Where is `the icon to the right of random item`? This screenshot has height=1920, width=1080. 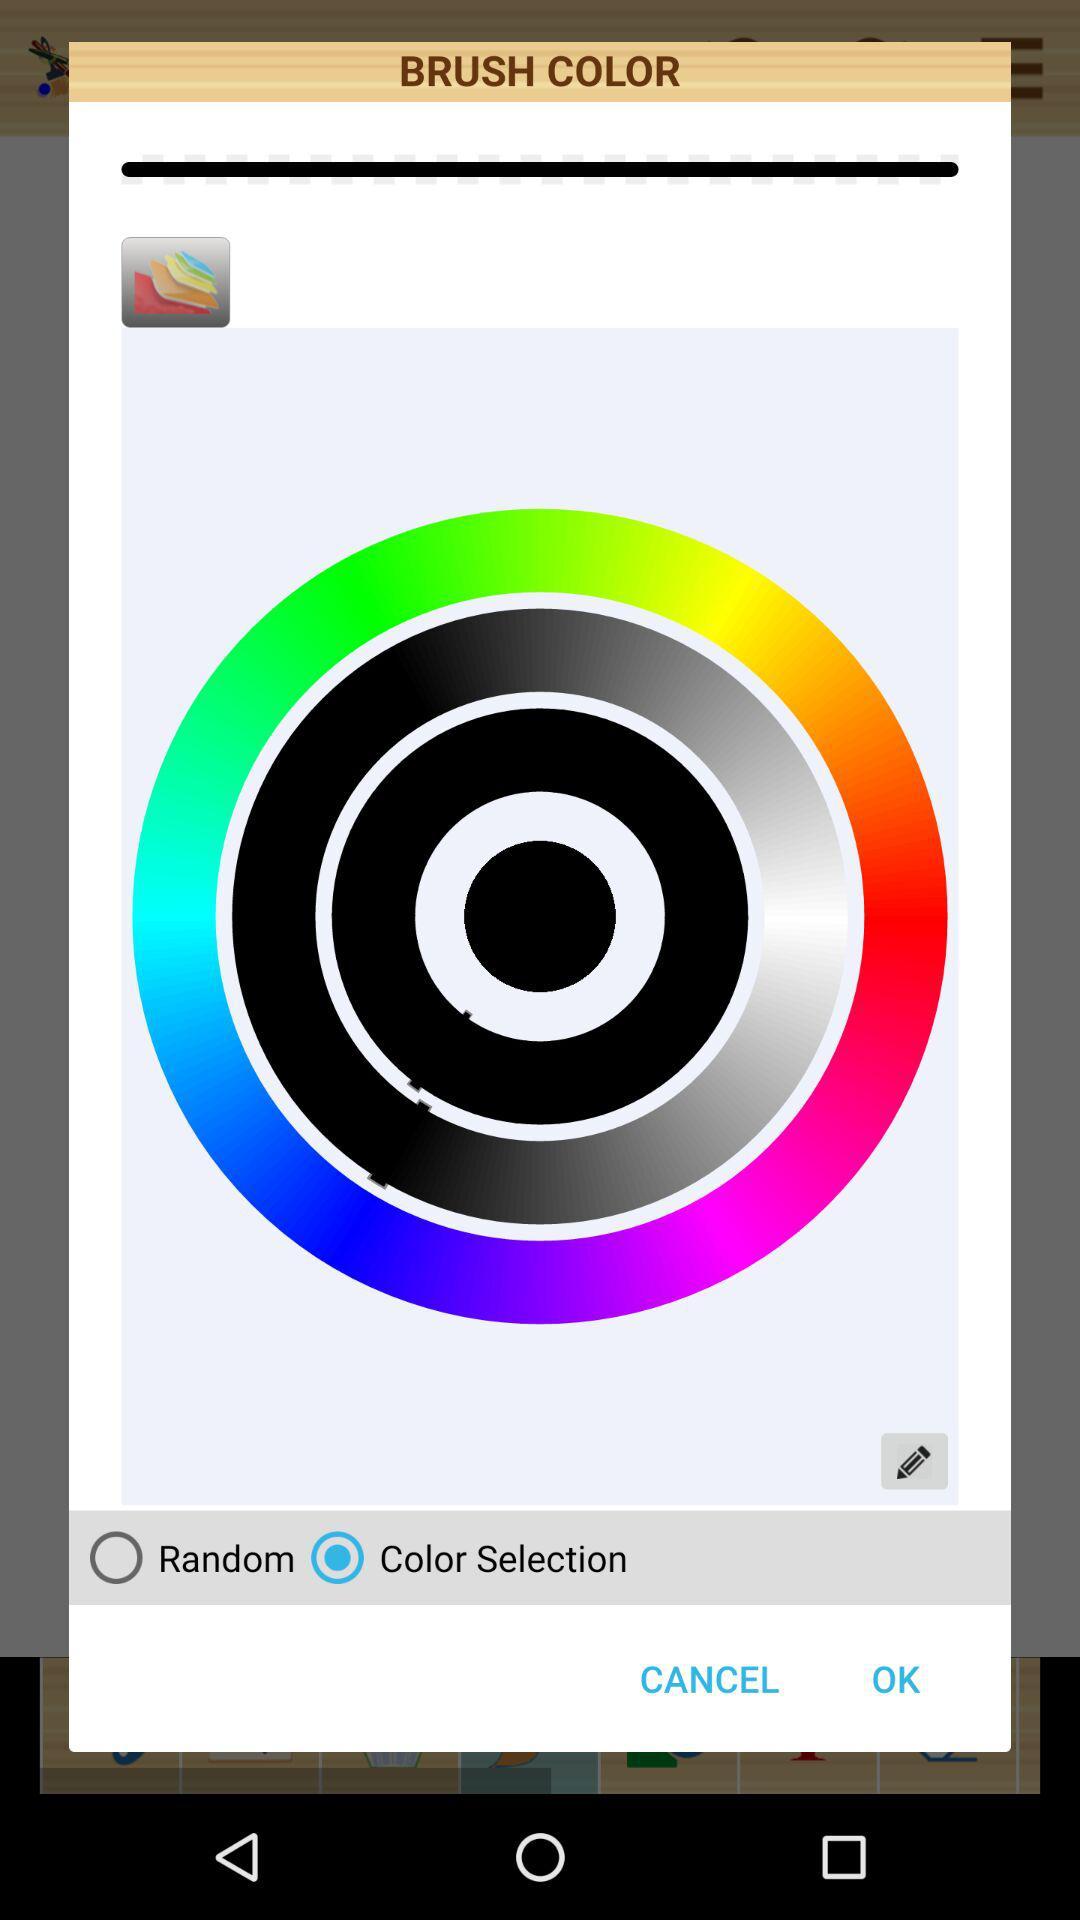
the icon to the right of random item is located at coordinates (461, 1556).